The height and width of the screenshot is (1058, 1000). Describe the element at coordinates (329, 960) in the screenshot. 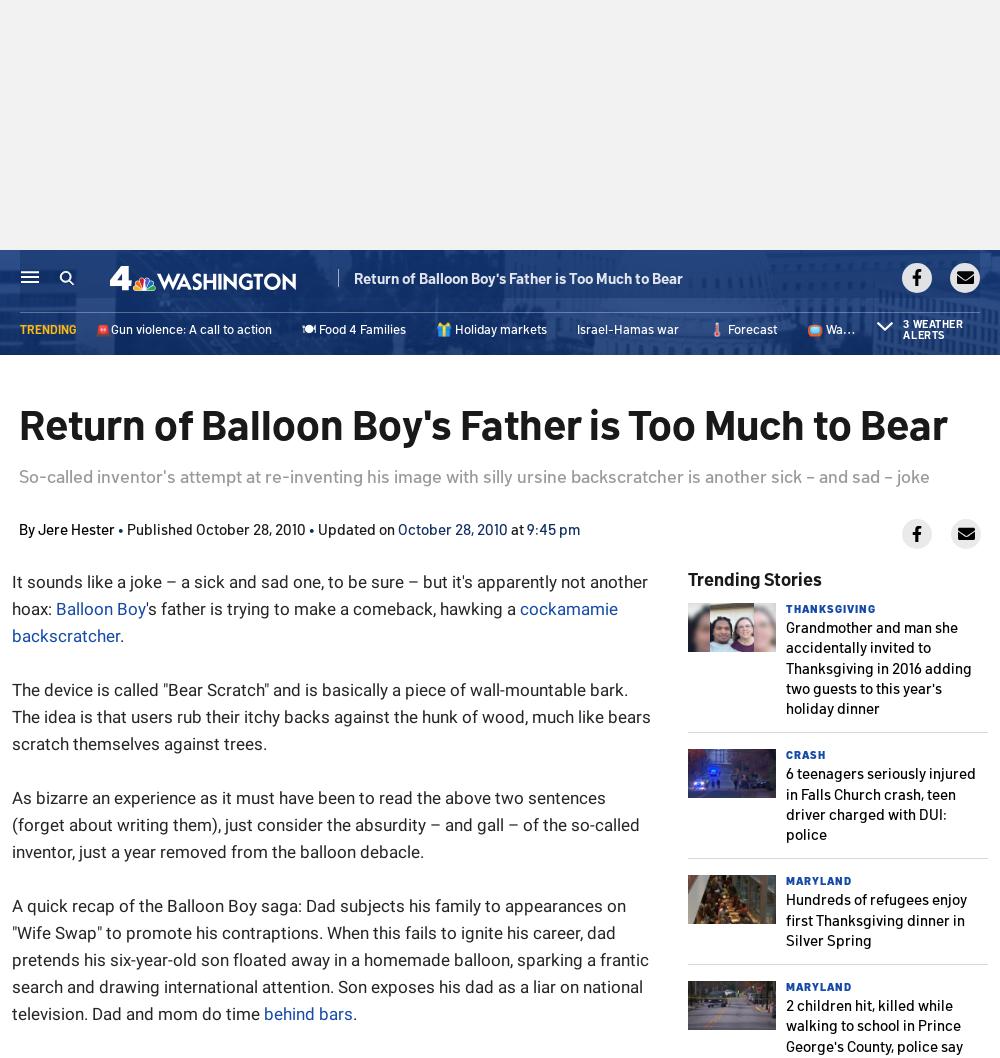

I see `'A quick recap of the Balloon Boy saga: Dad subjects his family to appearances on "Wife Swap" to promote his contraptions. When this fails to ignite his career, dad pretends his six-year-old son floated away in a homemade balloon, sparking a frantic search and drawing international attention. Son exposes his dad as a liar on national television. Dad and mom do time'` at that location.